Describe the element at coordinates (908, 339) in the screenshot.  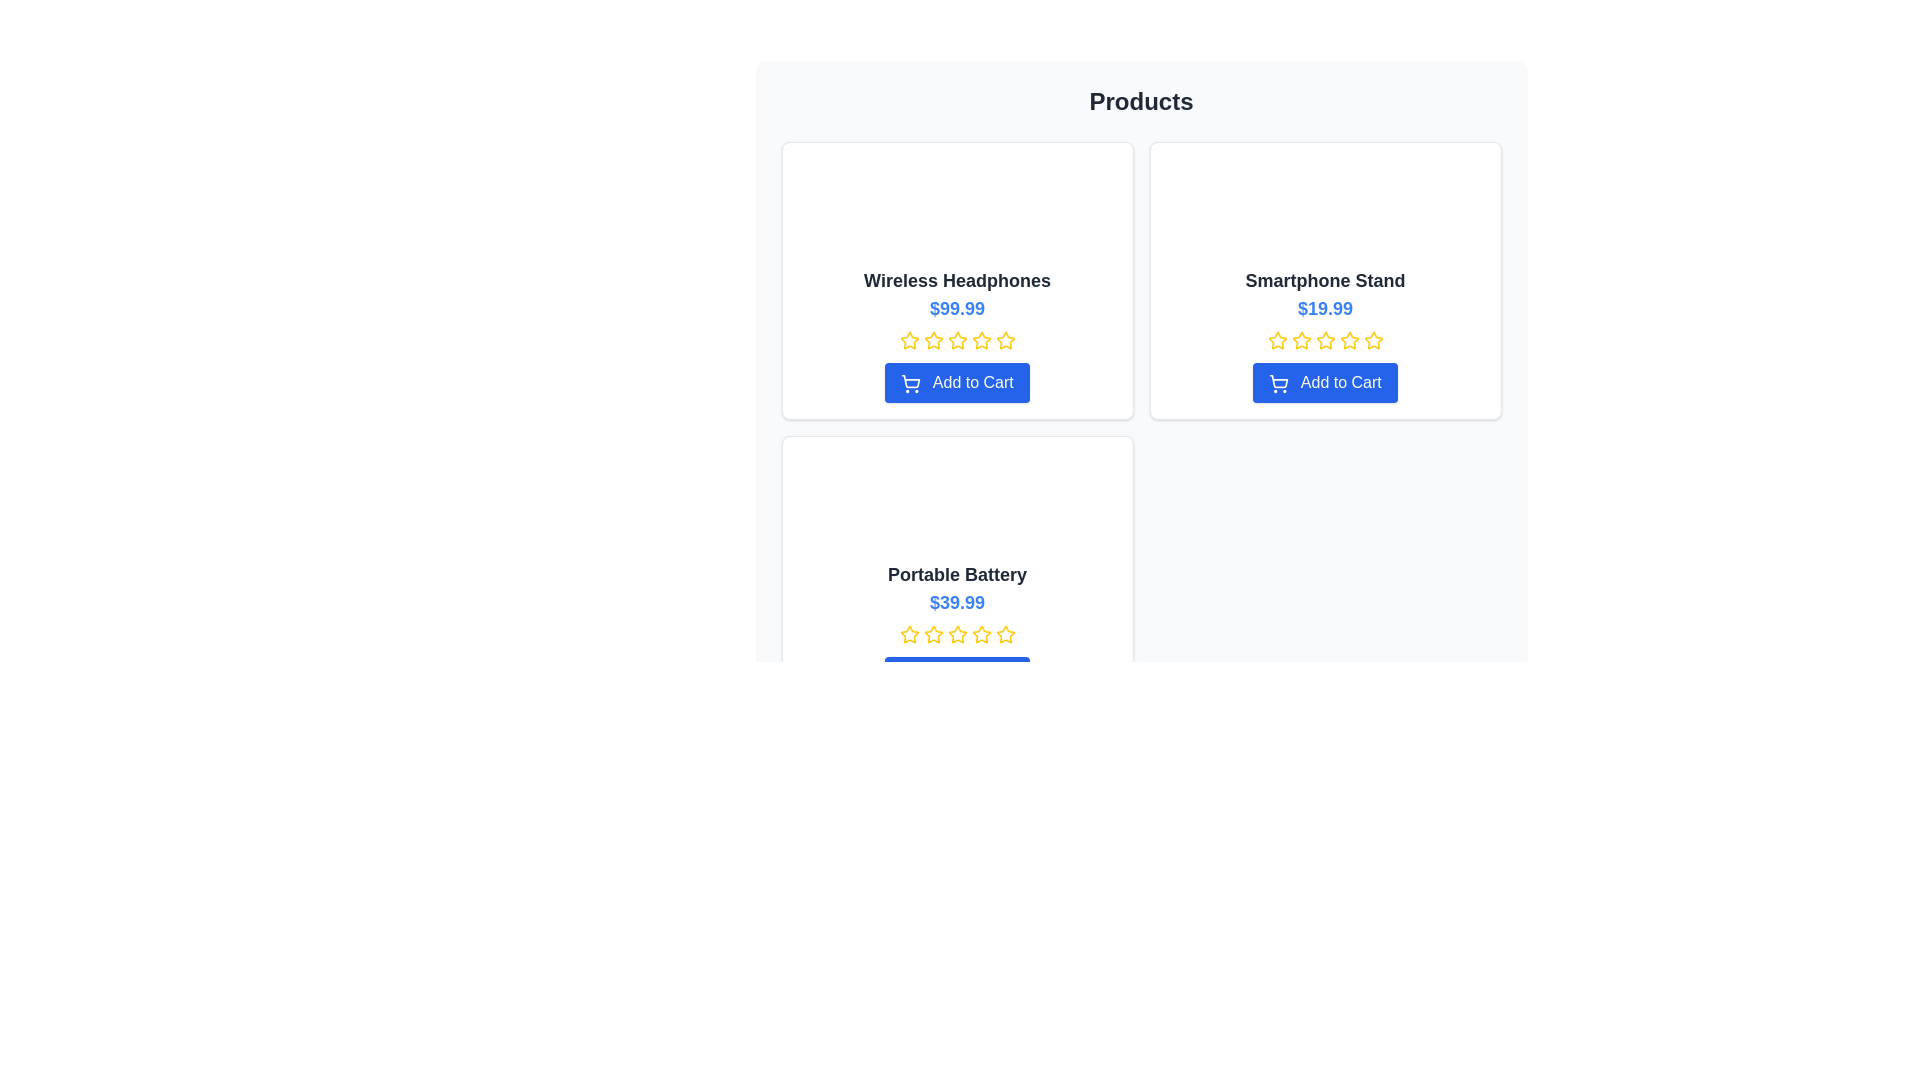
I see `the first interactive SVG star icon for the 'Wireless Headphones' product to enable accessibility navigation` at that location.